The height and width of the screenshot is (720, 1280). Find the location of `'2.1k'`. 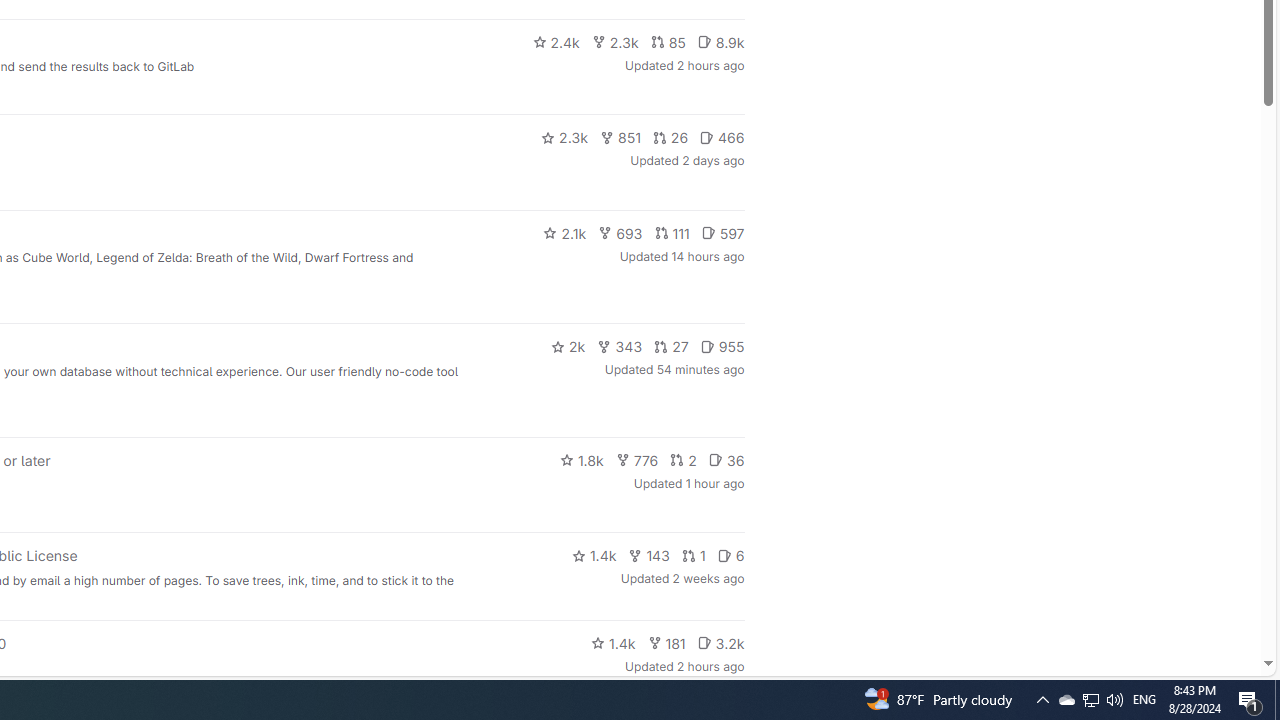

'2.1k' is located at coordinates (564, 231).